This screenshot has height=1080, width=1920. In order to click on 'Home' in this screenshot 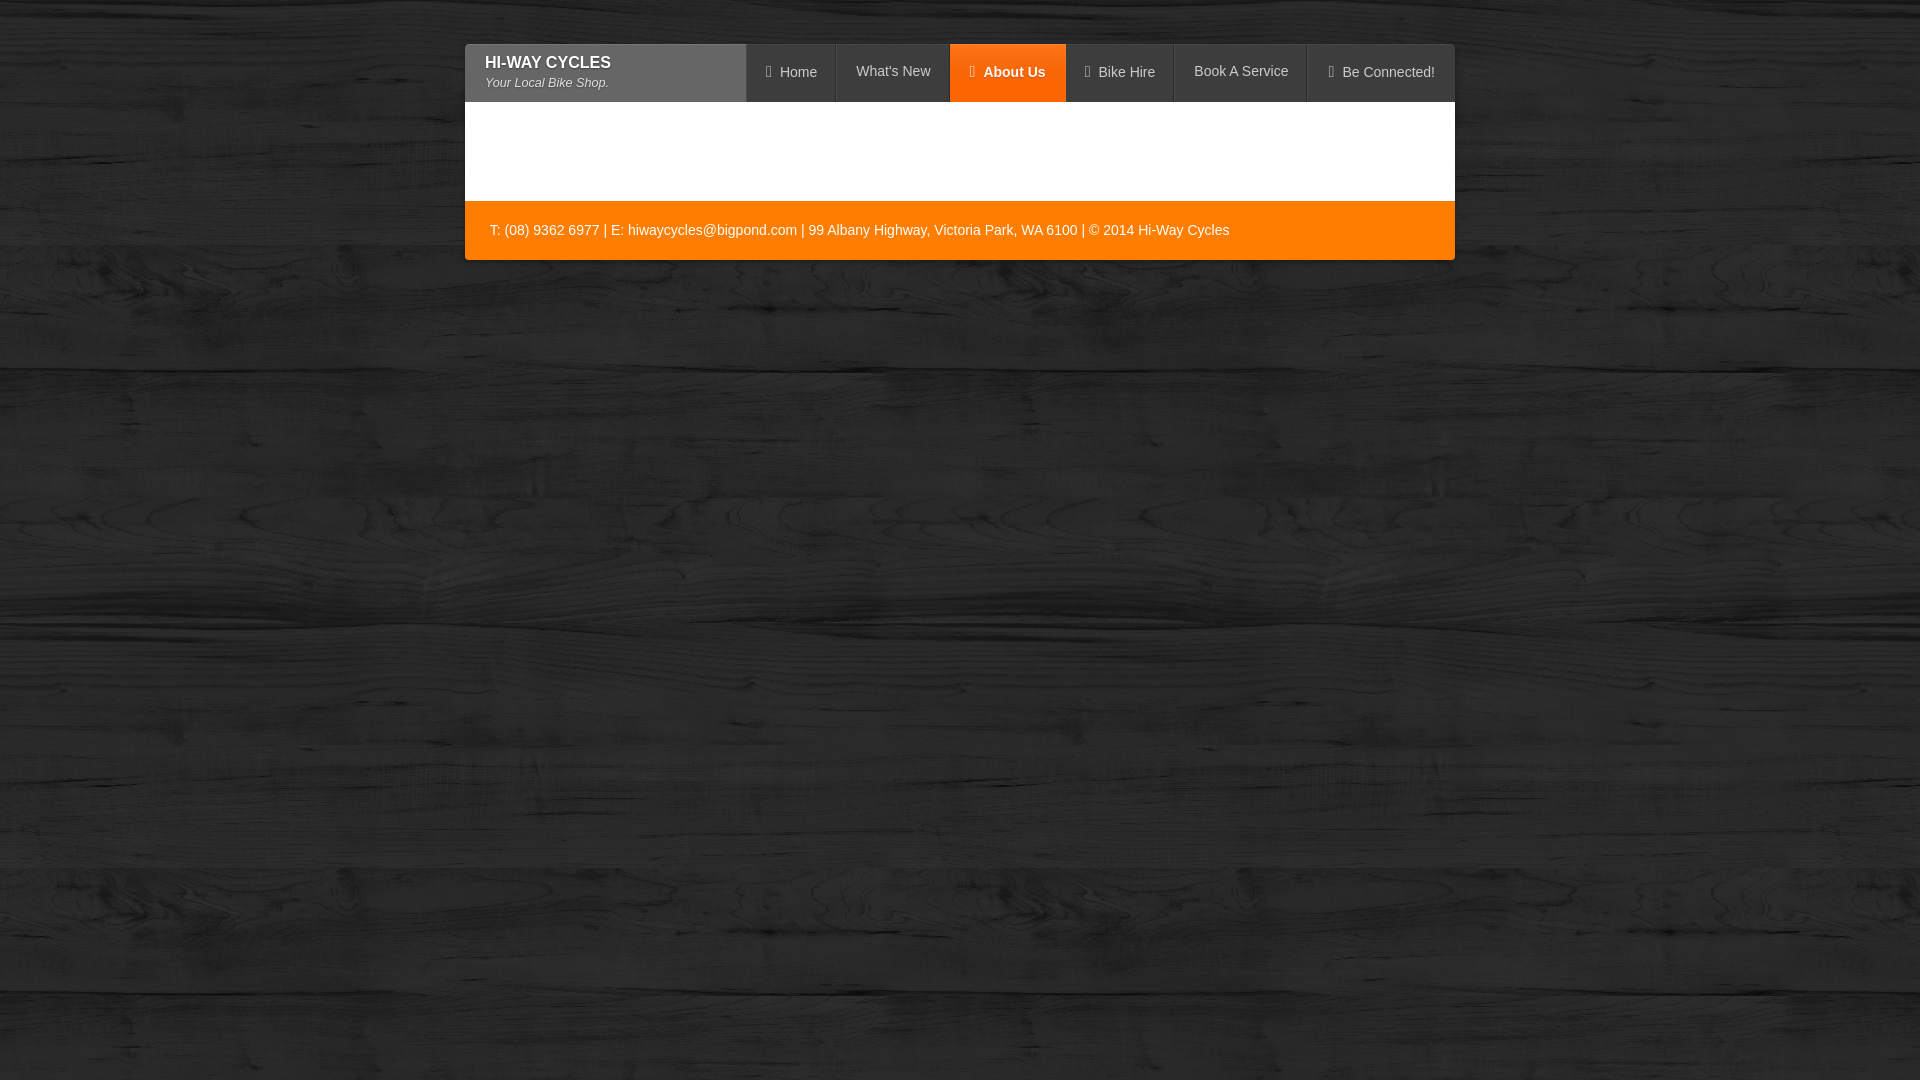, I will do `click(790, 72)`.